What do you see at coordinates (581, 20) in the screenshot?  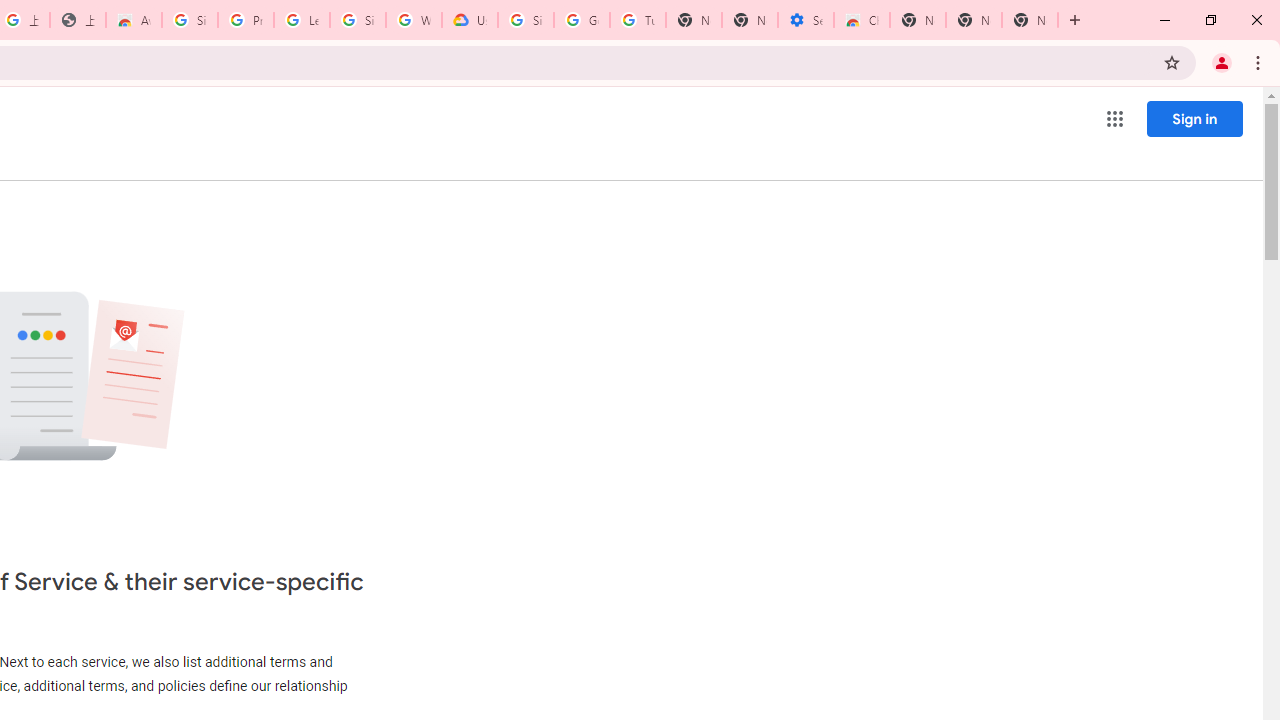 I see `'Google Account Help'` at bounding box center [581, 20].